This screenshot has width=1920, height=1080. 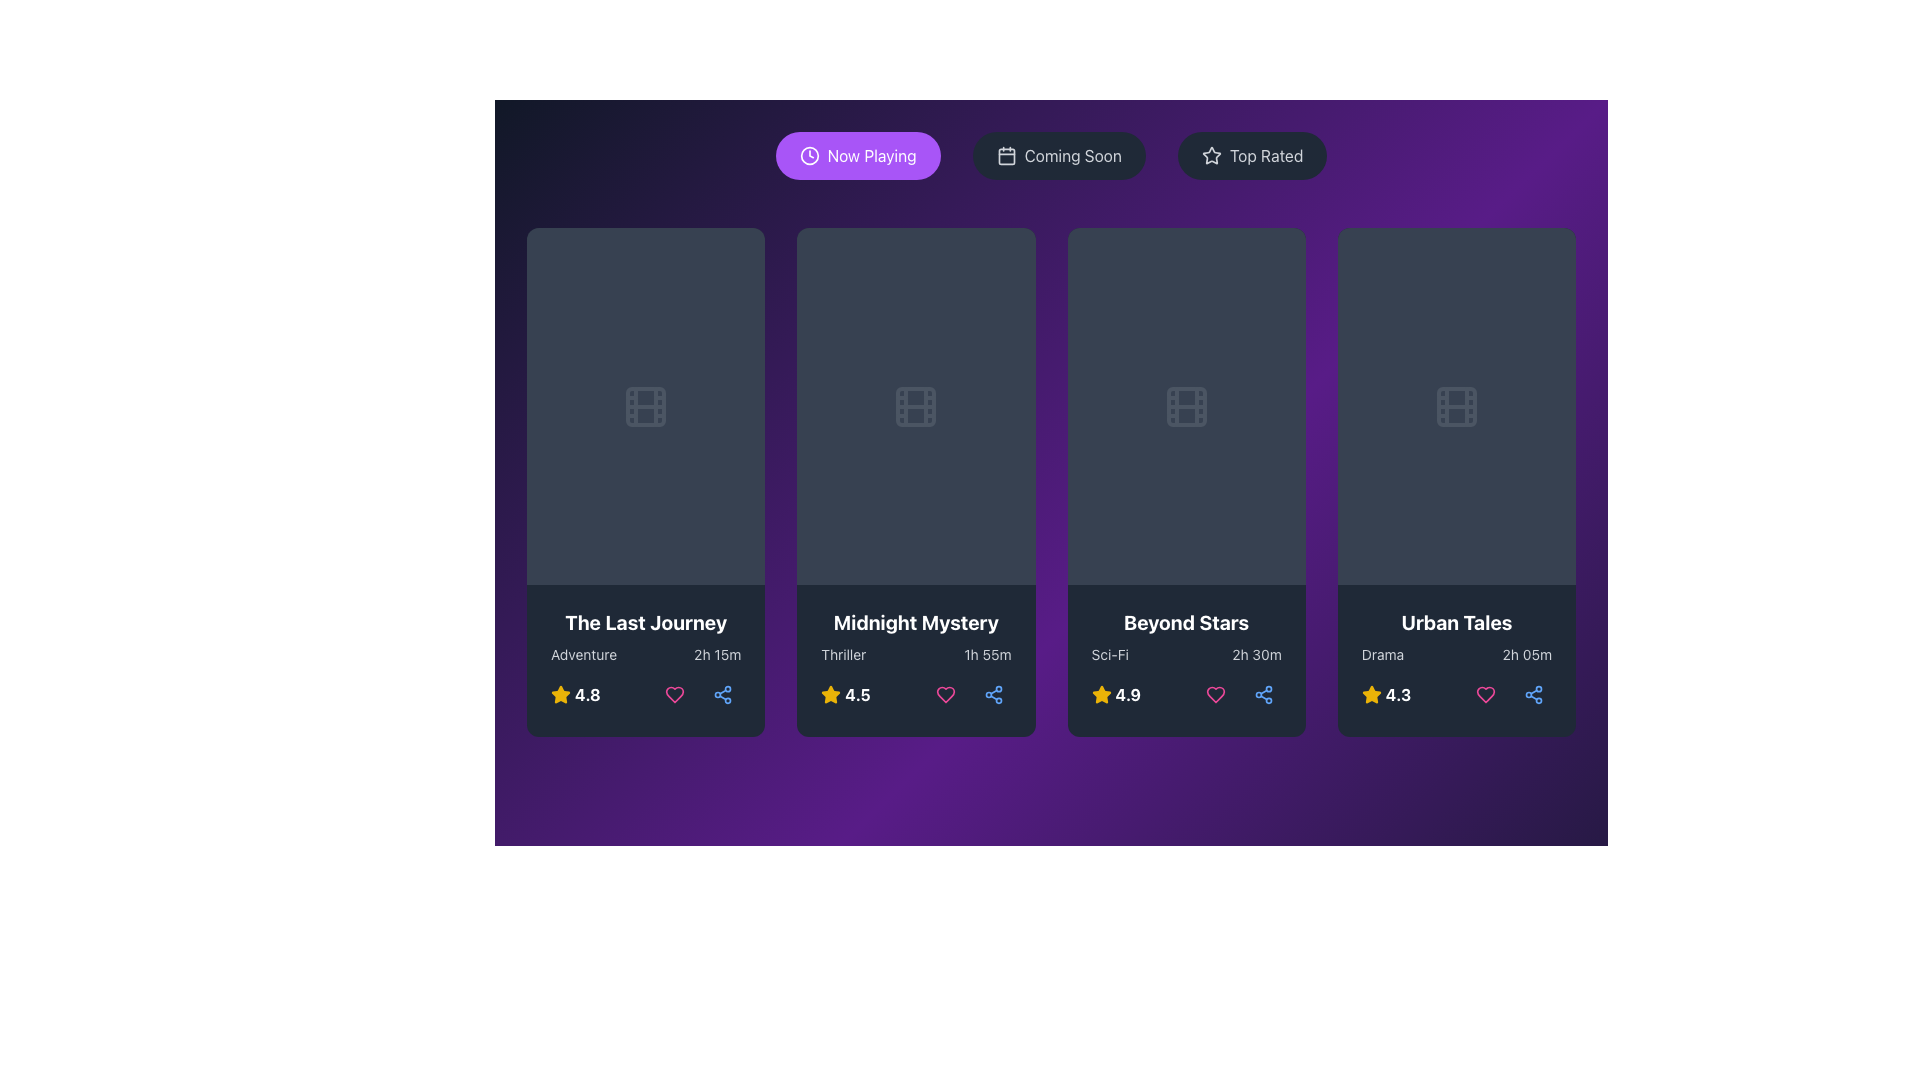 I want to click on the favorite icon/button located at the bottom area of 'The Last Journey' movie card to like or favorite the movie, so click(x=675, y=694).